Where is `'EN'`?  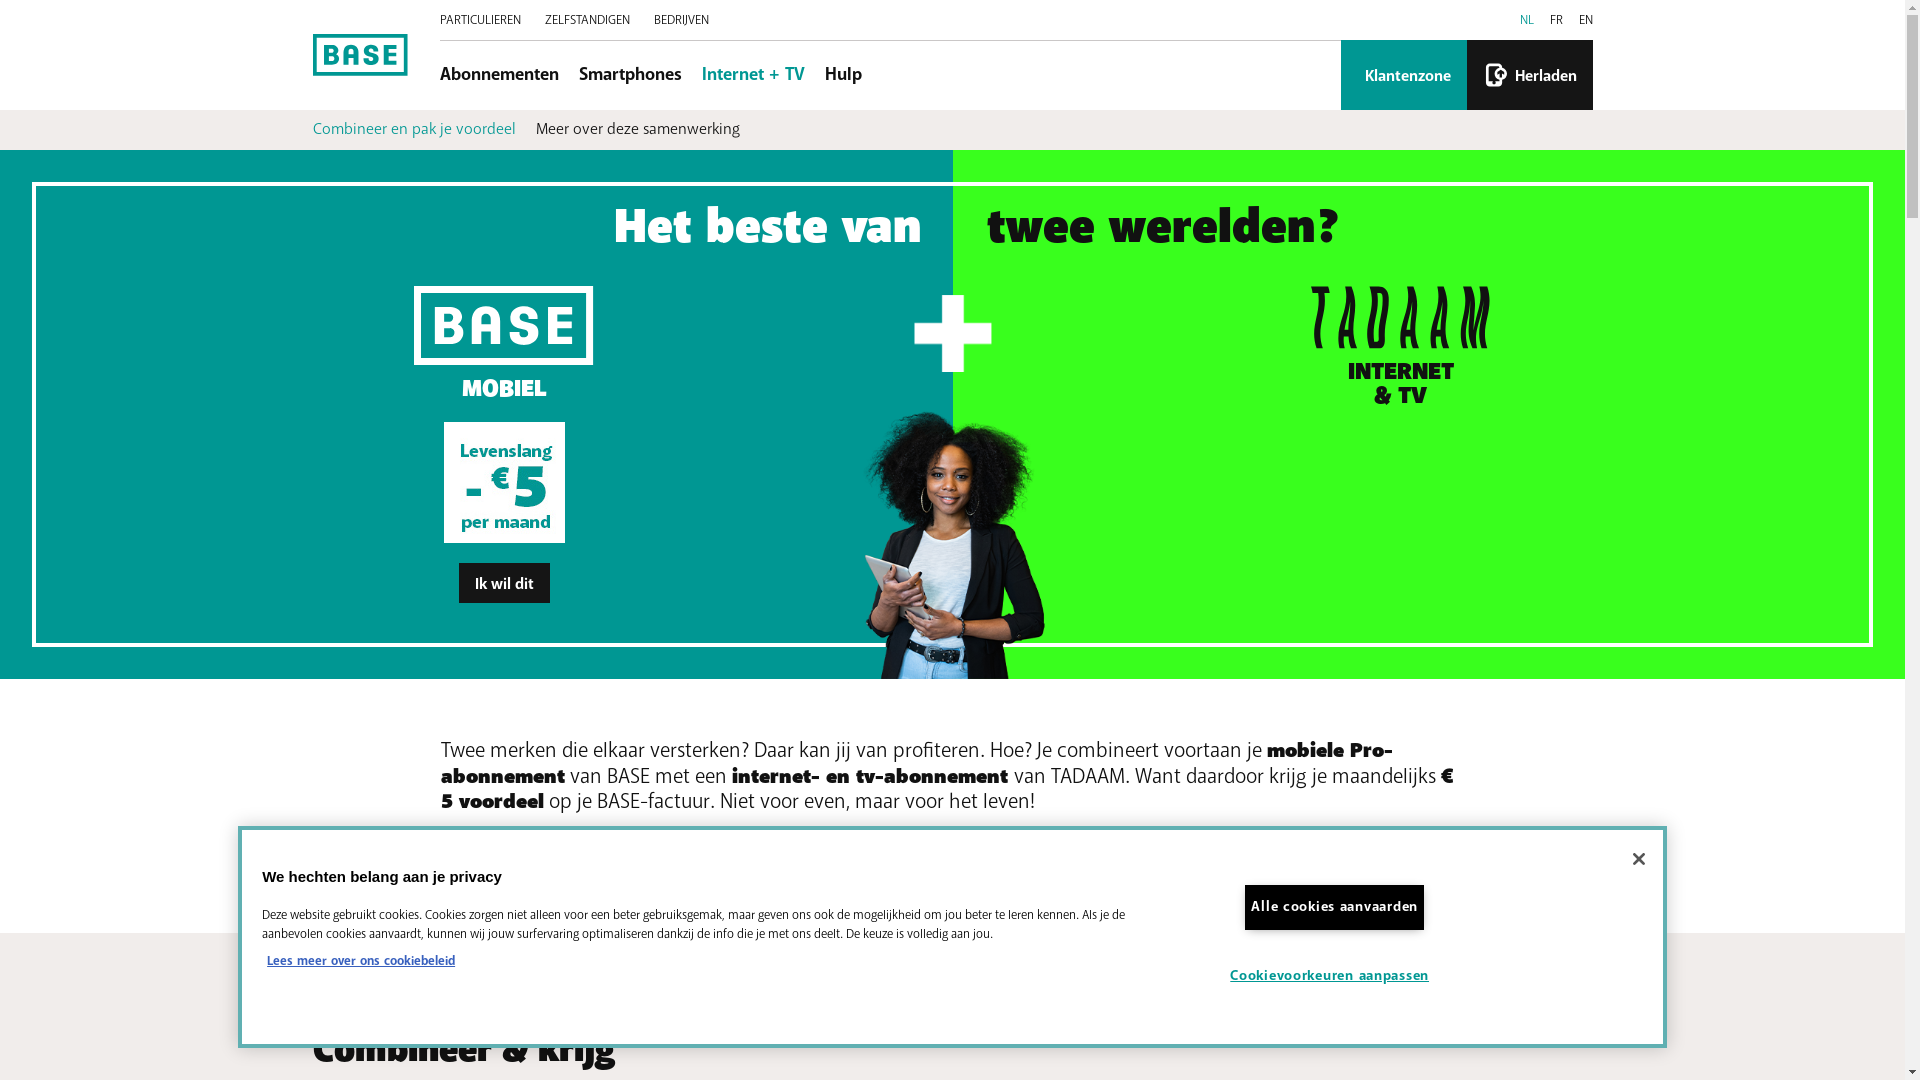 'EN' is located at coordinates (1583, 19).